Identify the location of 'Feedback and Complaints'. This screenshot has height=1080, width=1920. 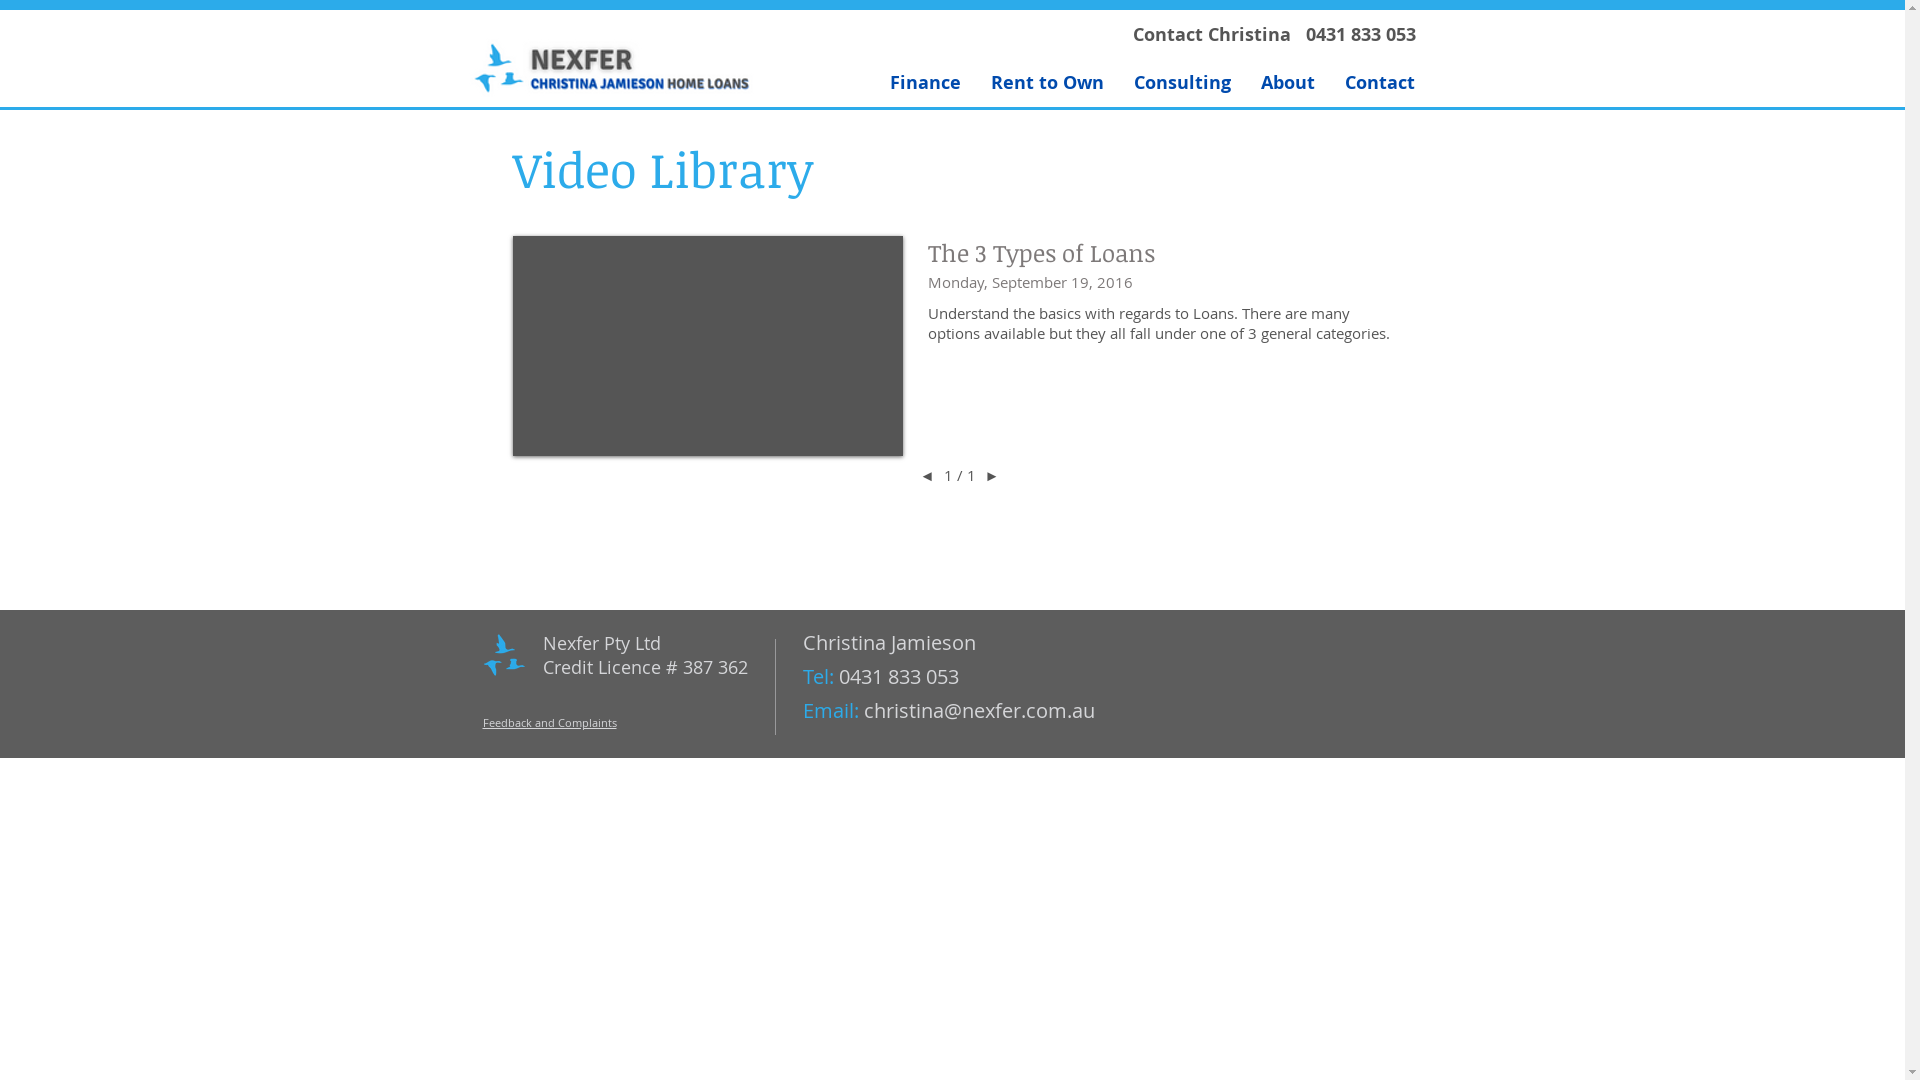
(548, 722).